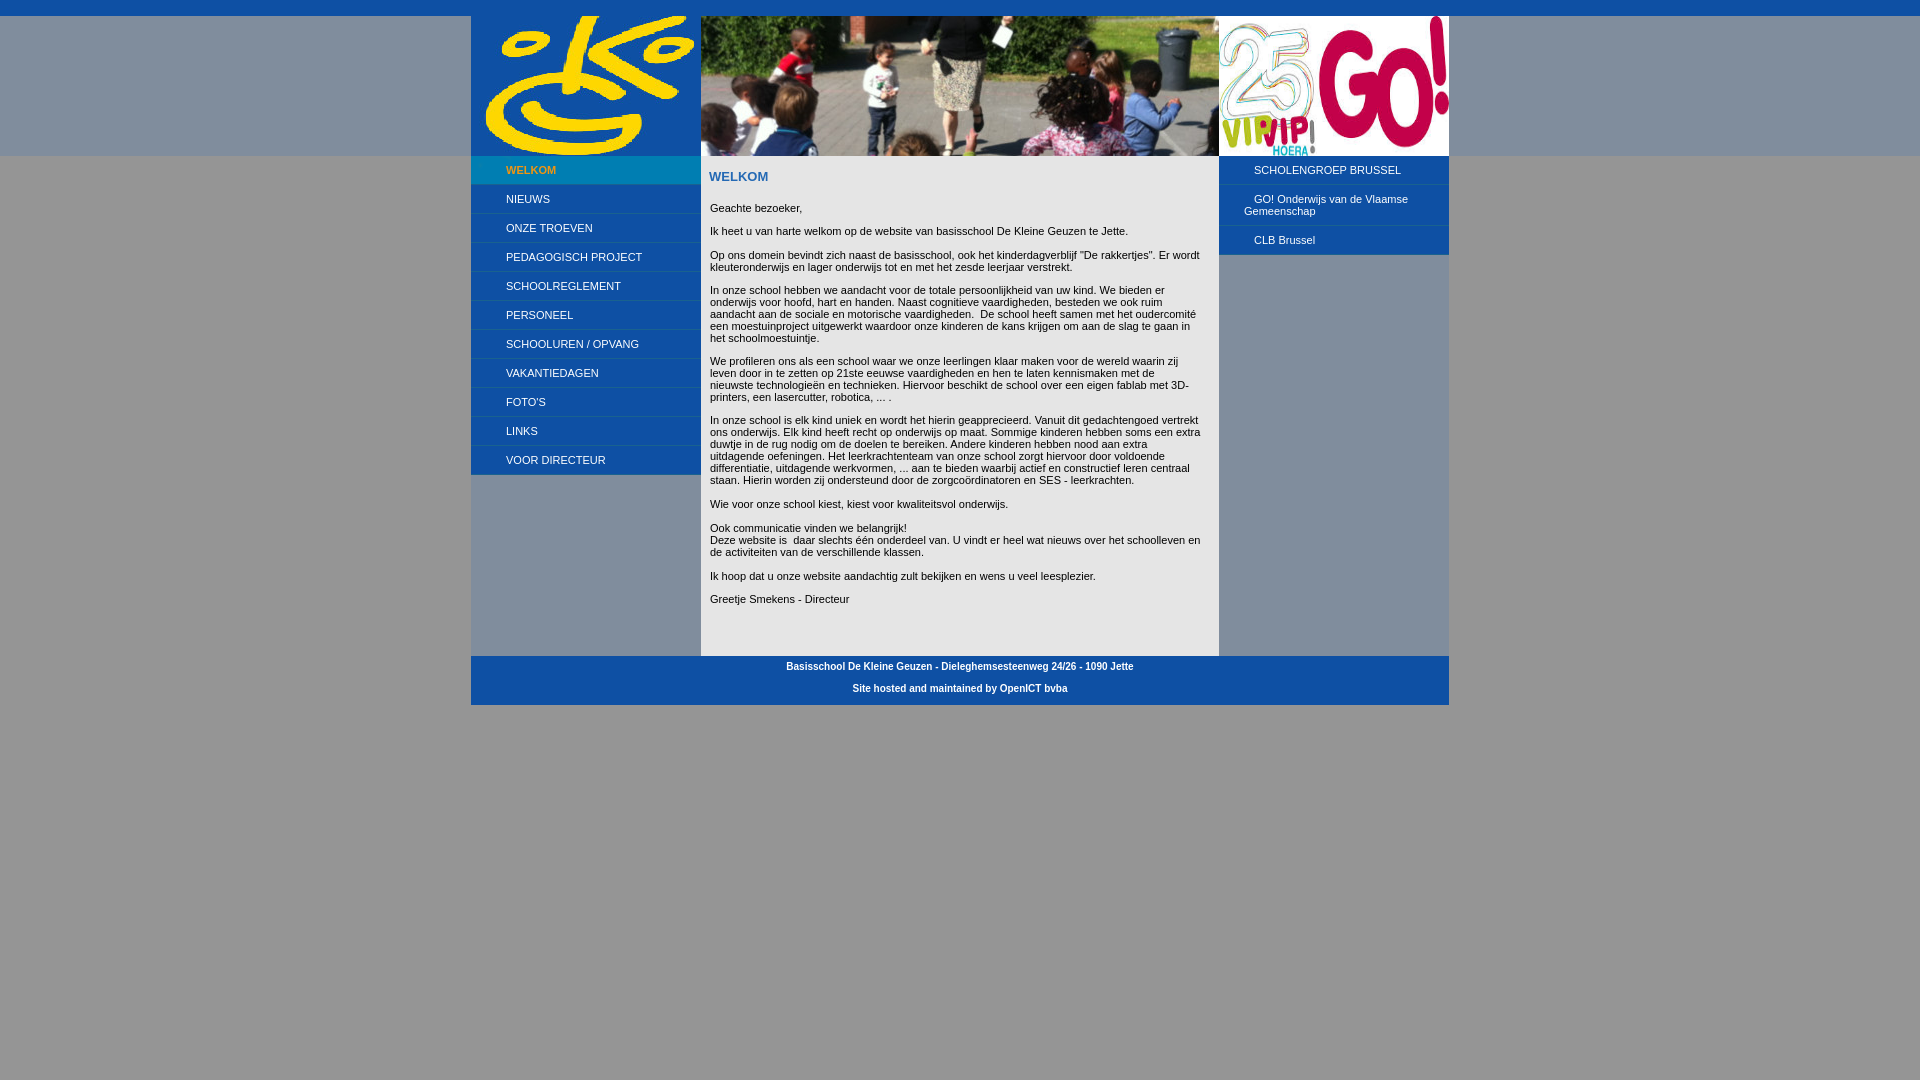 This screenshot has height=1080, width=1920. Describe the element at coordinates (469, 402) in the screenshot. I see `'FOTO'S'` at that location.